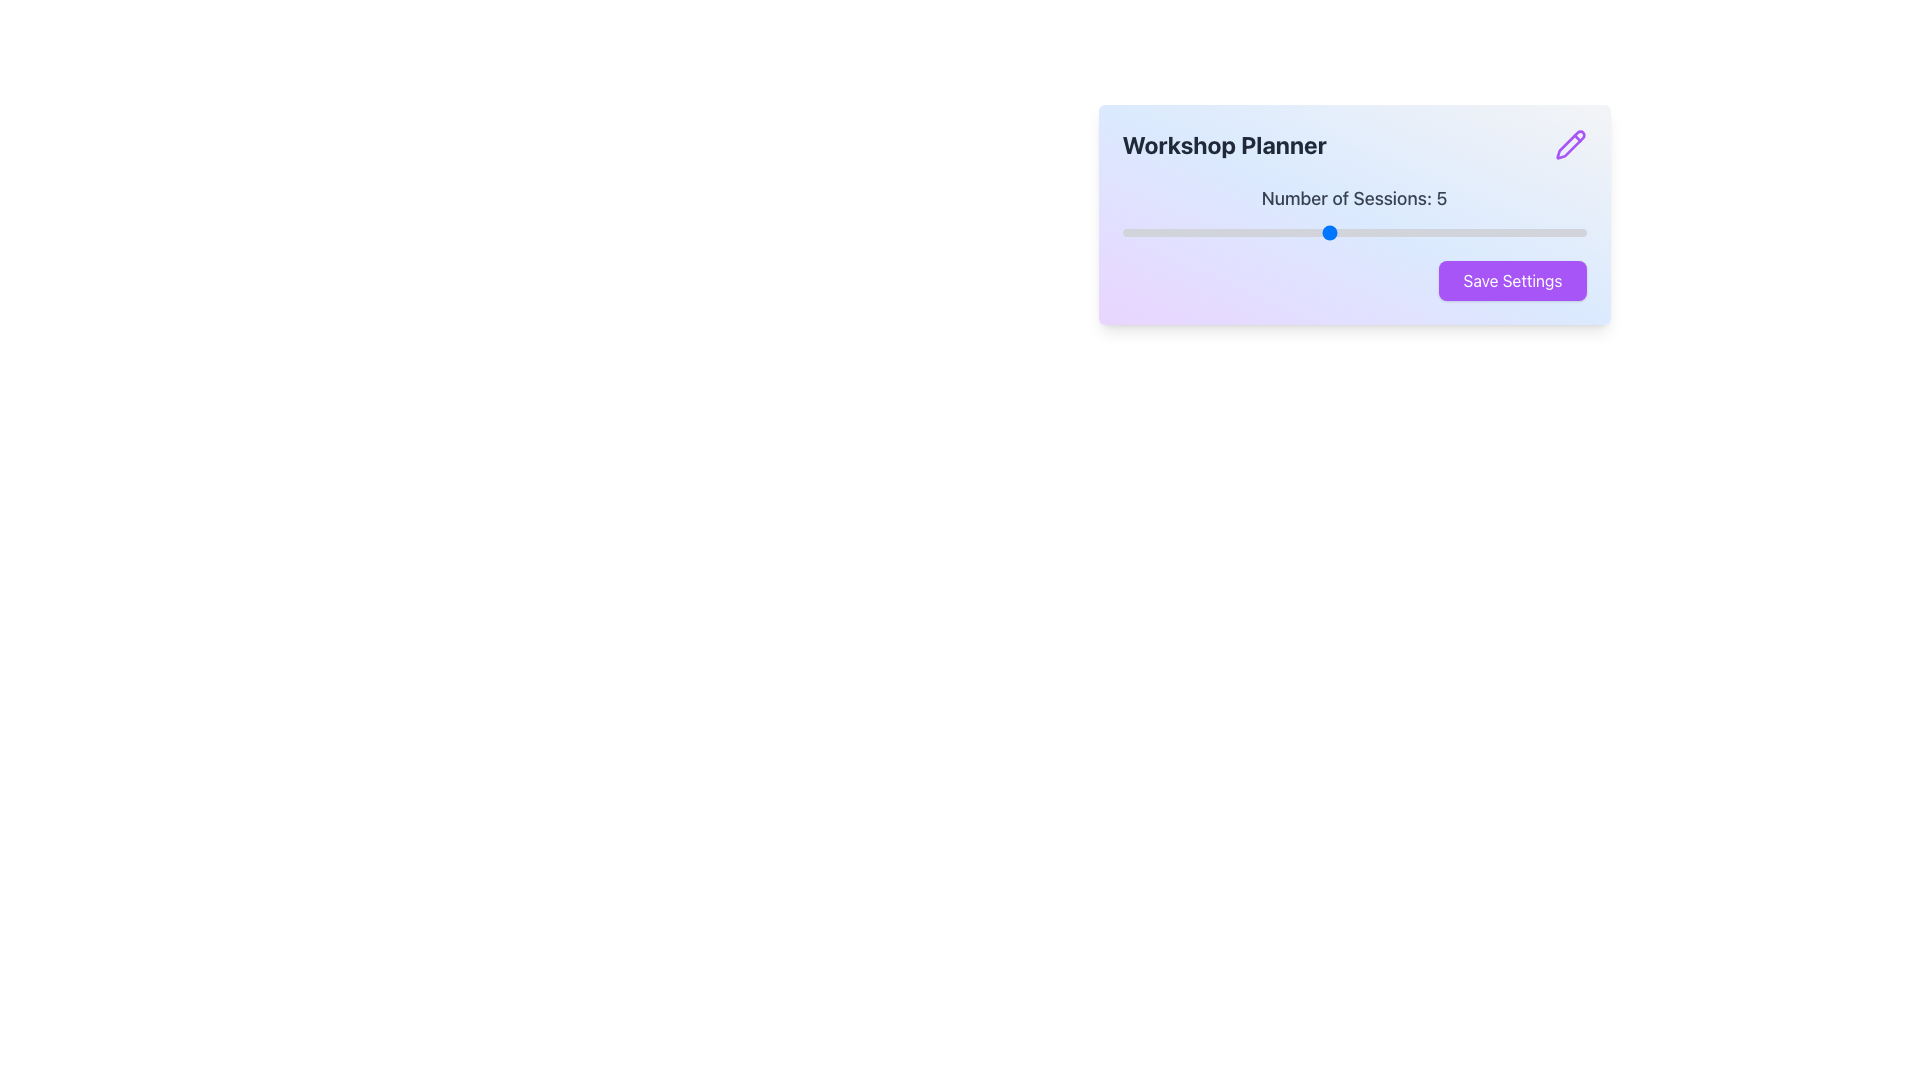  What do you see at coordinates (1276, 231) in the screenshot?
I see `the slider` at bounding box center [1276, 231].